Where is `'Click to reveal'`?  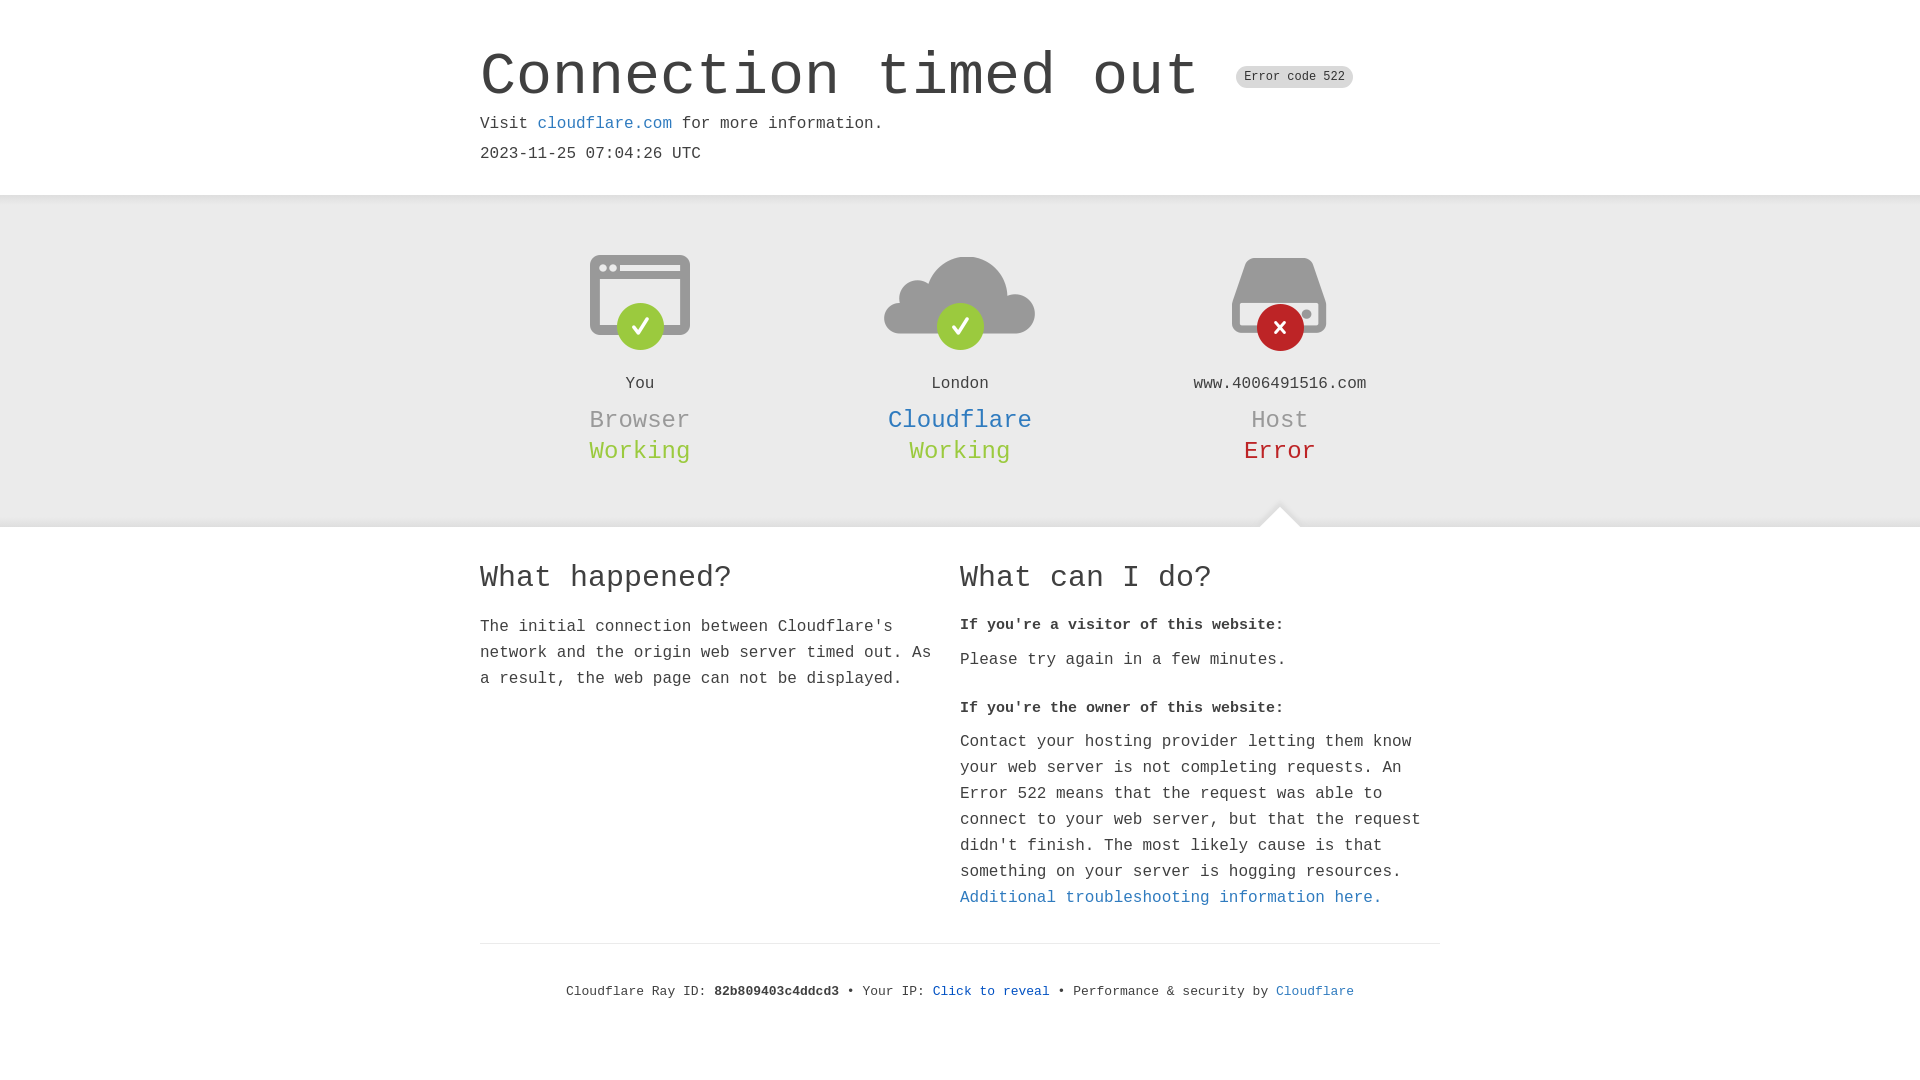
'Click to reveal' is located at coordinates (991, 991).